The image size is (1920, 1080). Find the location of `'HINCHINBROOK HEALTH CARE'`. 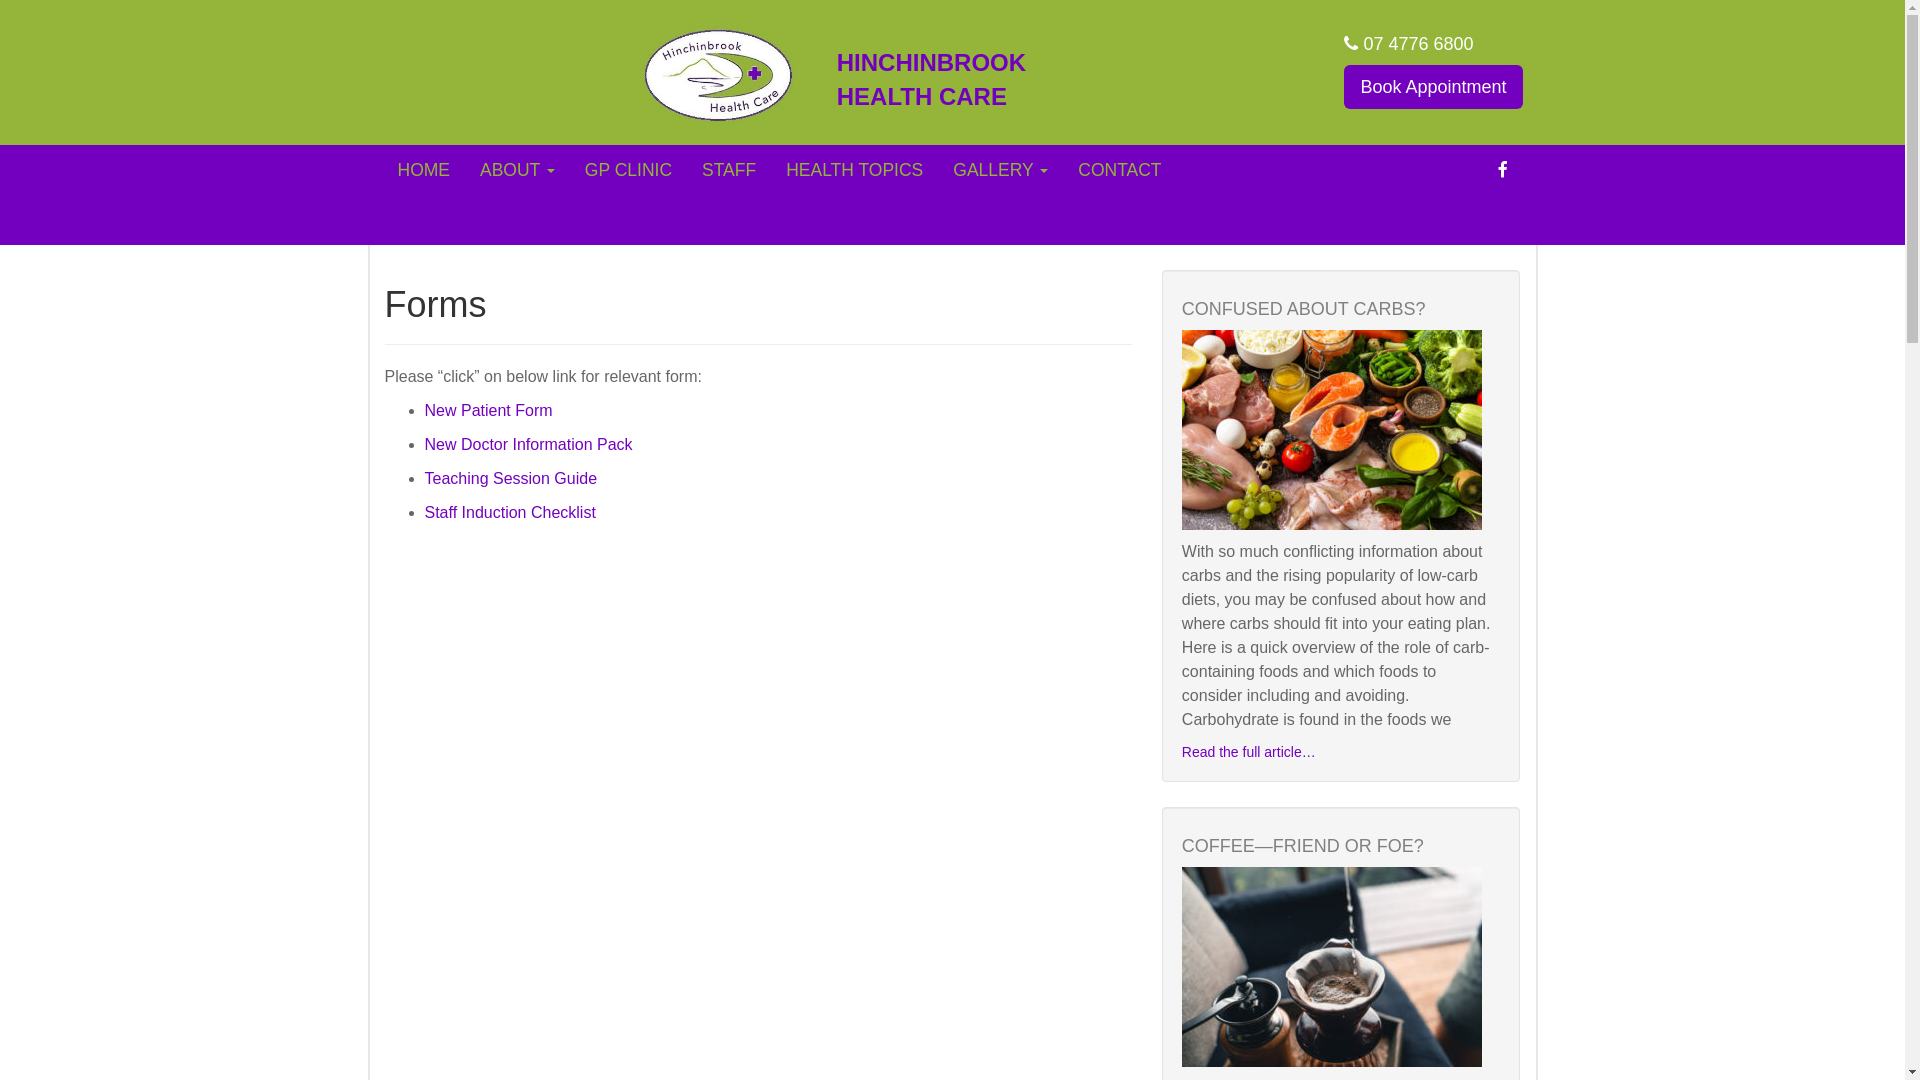

'HINCHINBROOK HEALTH CARE' is located at coordinates (961, 79).